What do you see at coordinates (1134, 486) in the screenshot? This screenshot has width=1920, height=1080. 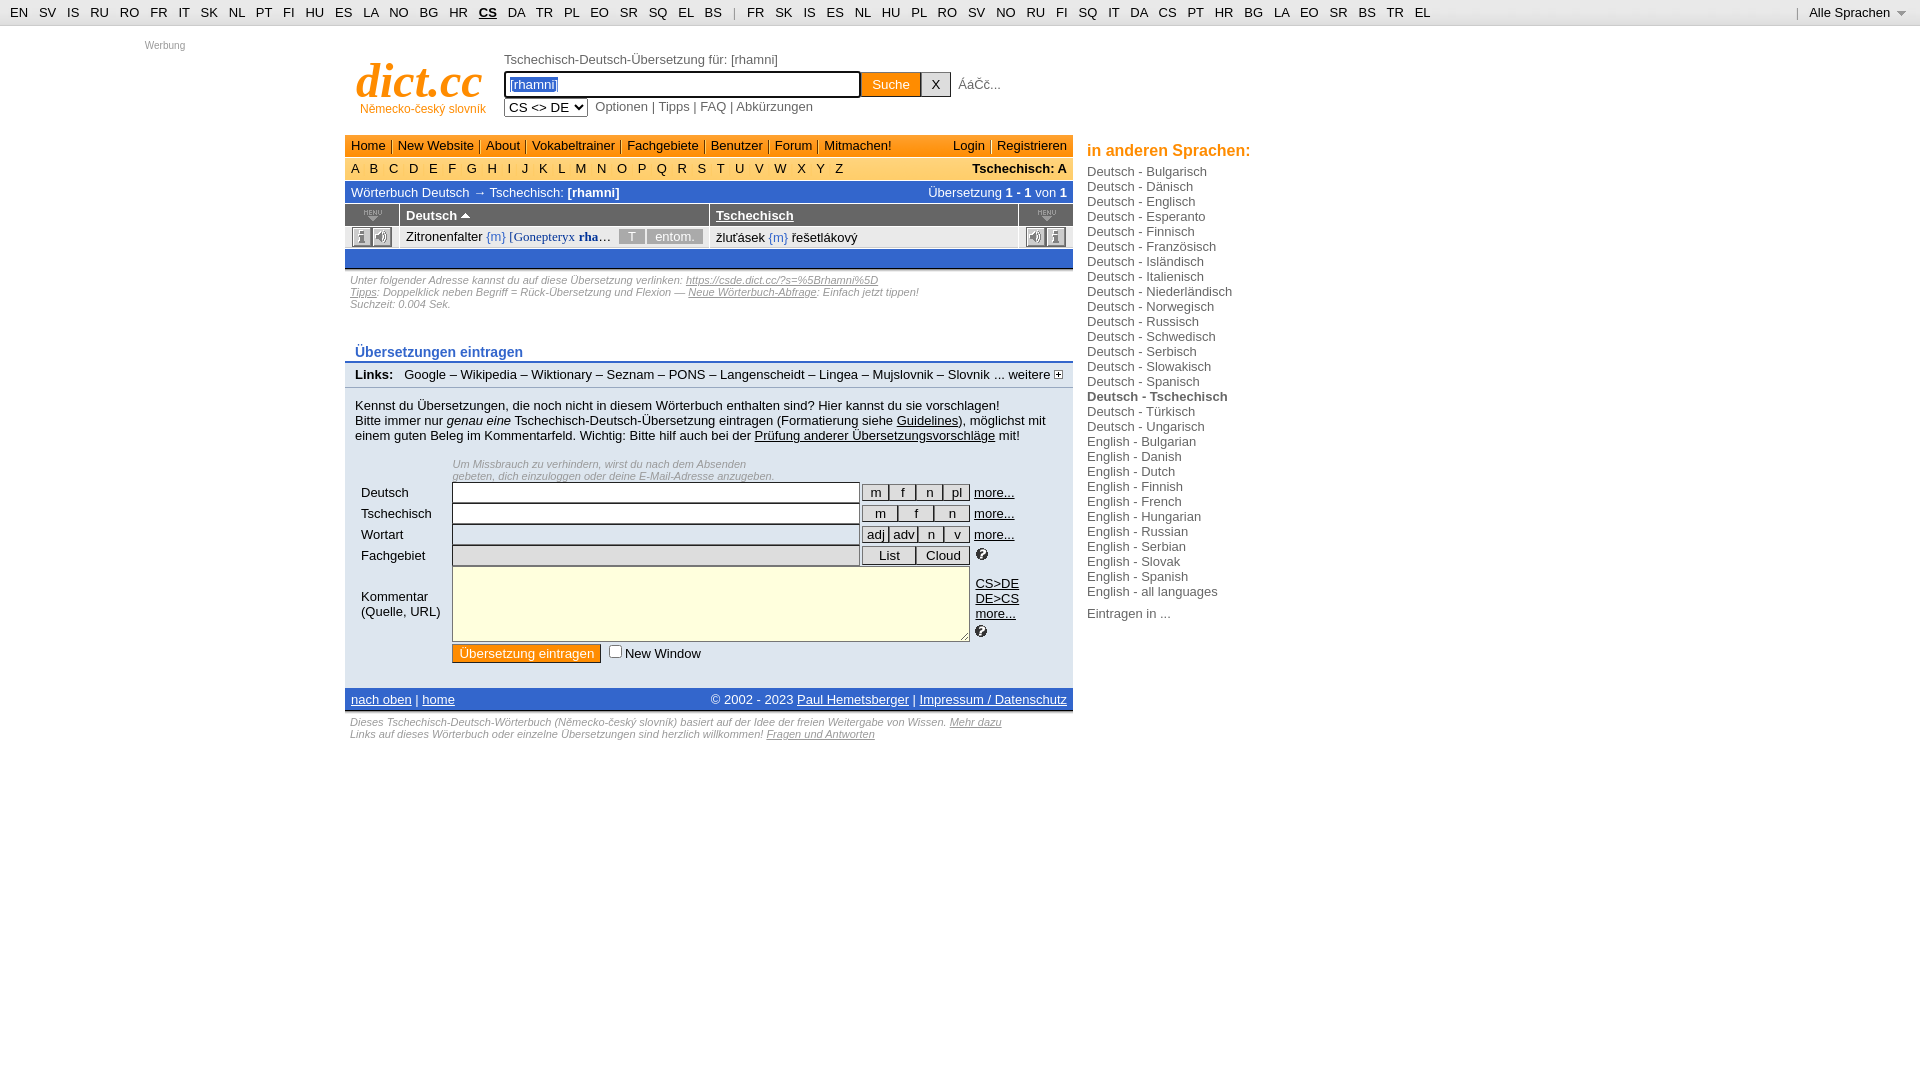 I see `'English - Finnish'` at bounding box center [1134, 486].